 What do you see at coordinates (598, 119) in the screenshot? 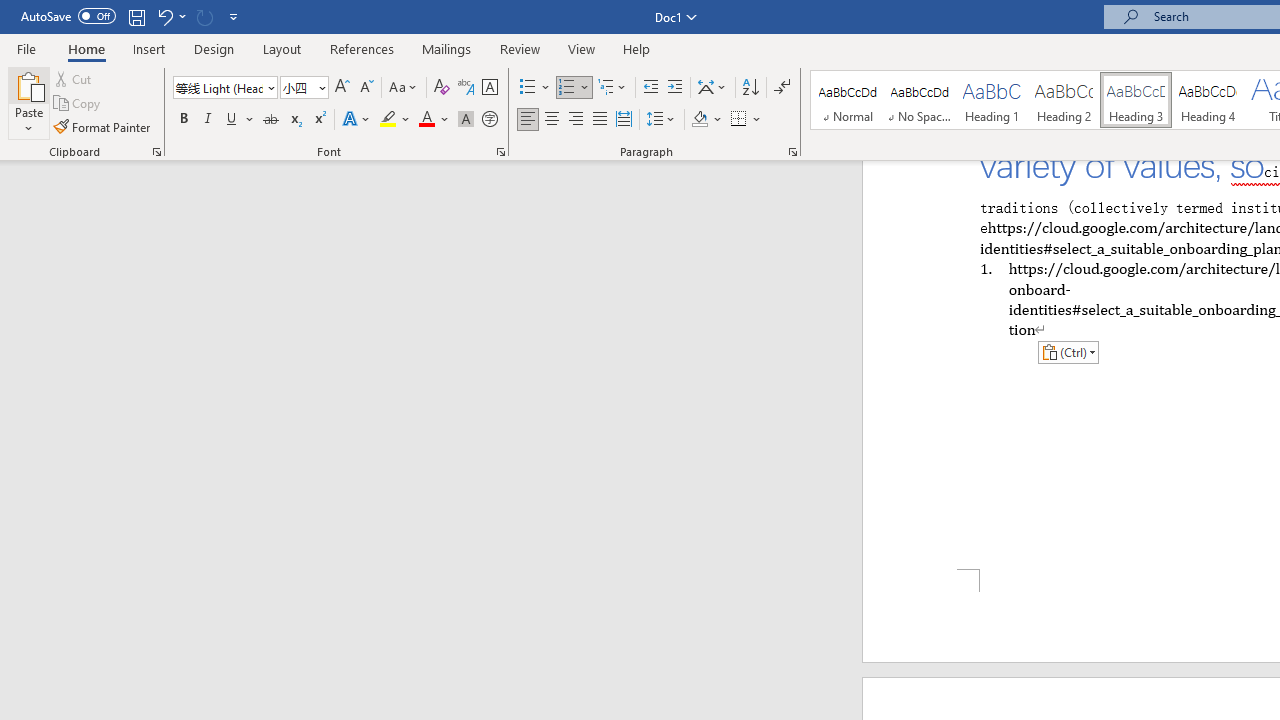
I see `'Justify'` at bounding box center [598, 119].